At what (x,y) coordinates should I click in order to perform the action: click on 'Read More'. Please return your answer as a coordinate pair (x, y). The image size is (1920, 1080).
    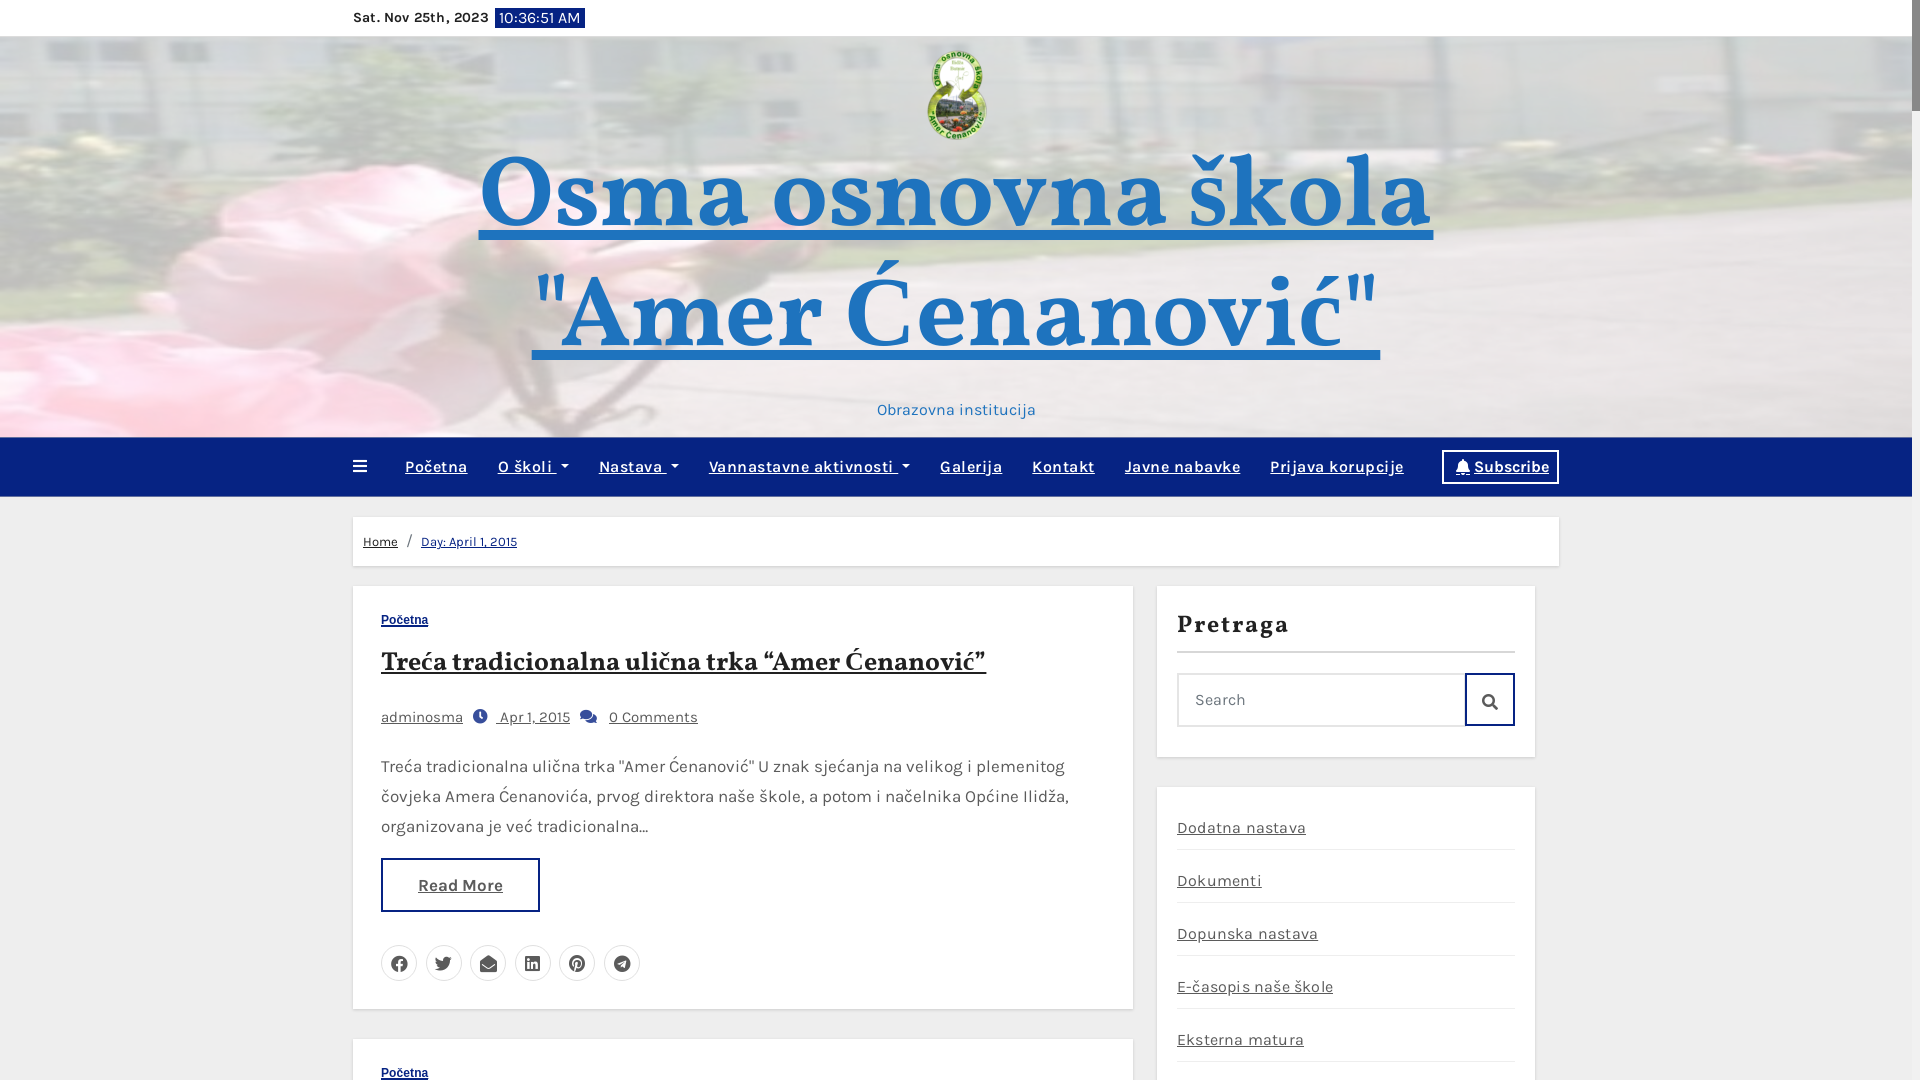
    Looking at the image, I should click on (459, 883).